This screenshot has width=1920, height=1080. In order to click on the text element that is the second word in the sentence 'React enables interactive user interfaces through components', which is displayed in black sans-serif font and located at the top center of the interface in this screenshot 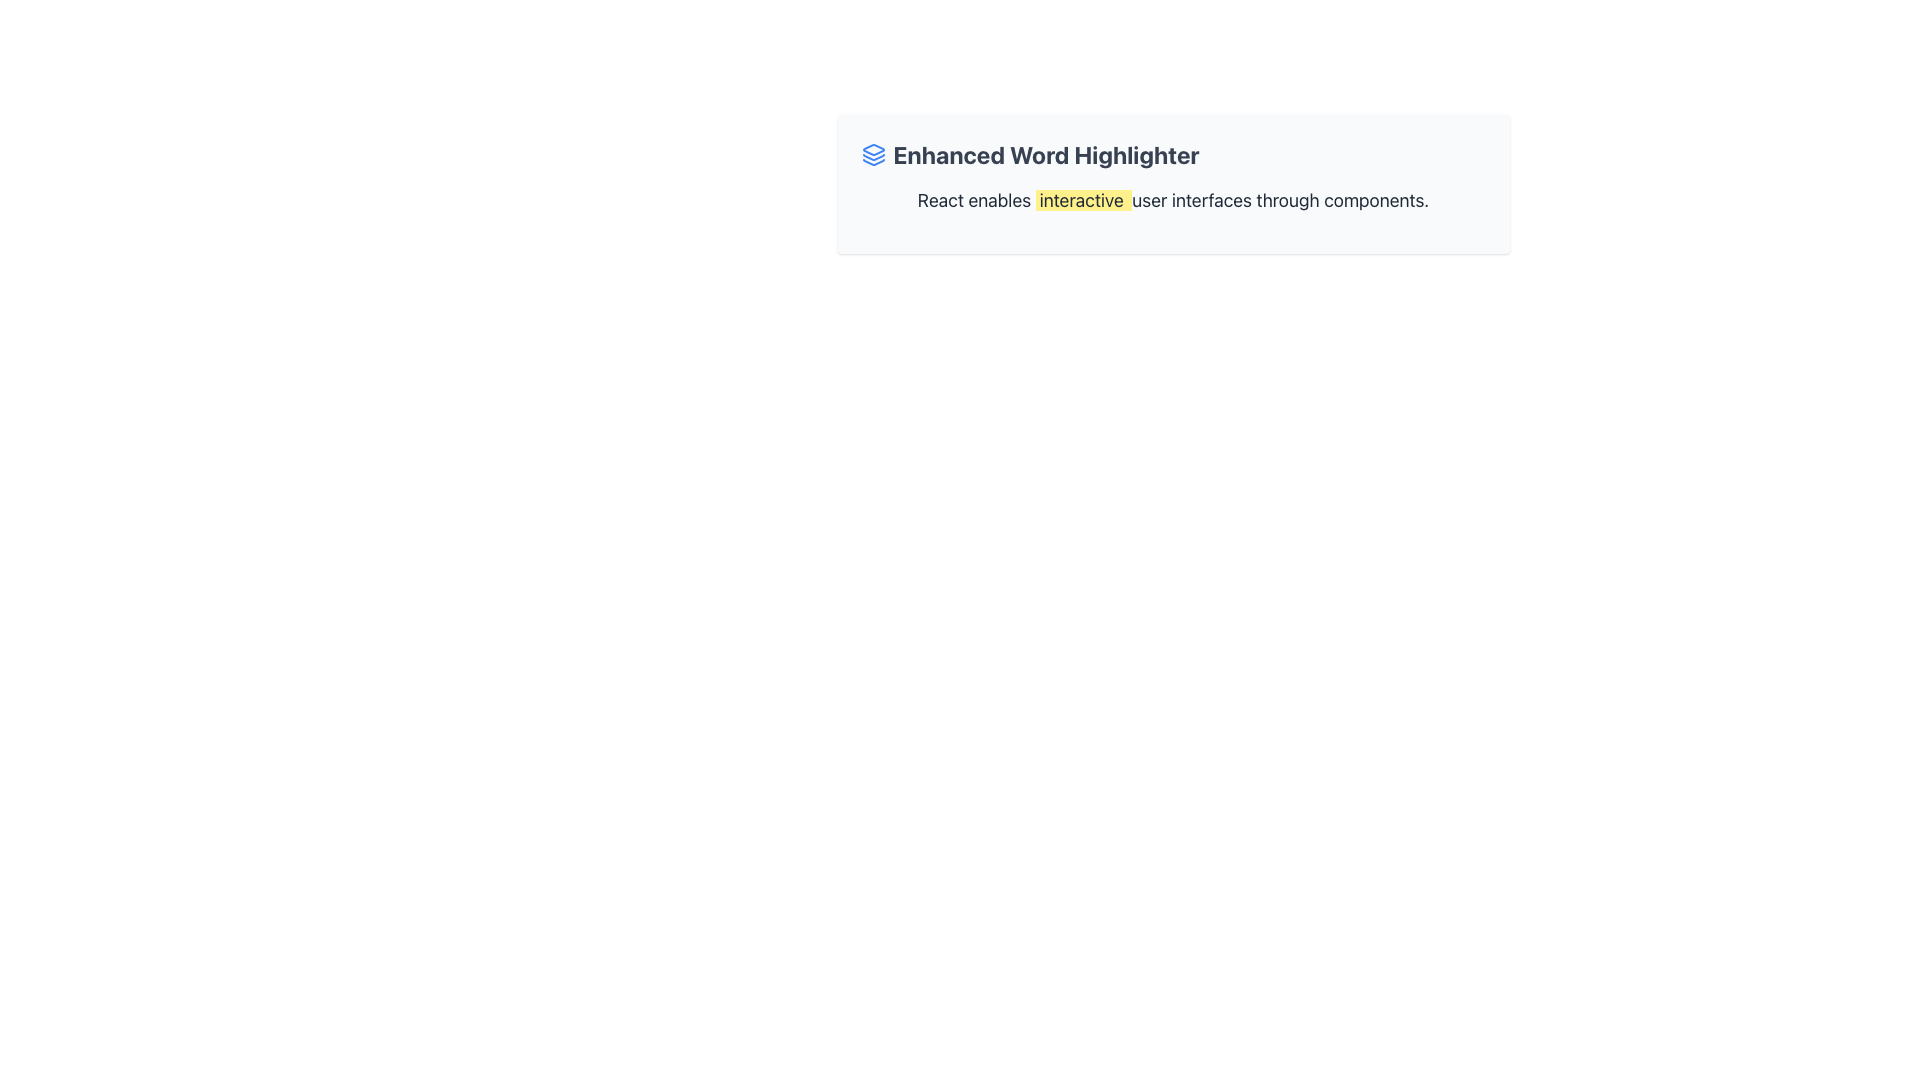, I will do `click(1002, 200)`.